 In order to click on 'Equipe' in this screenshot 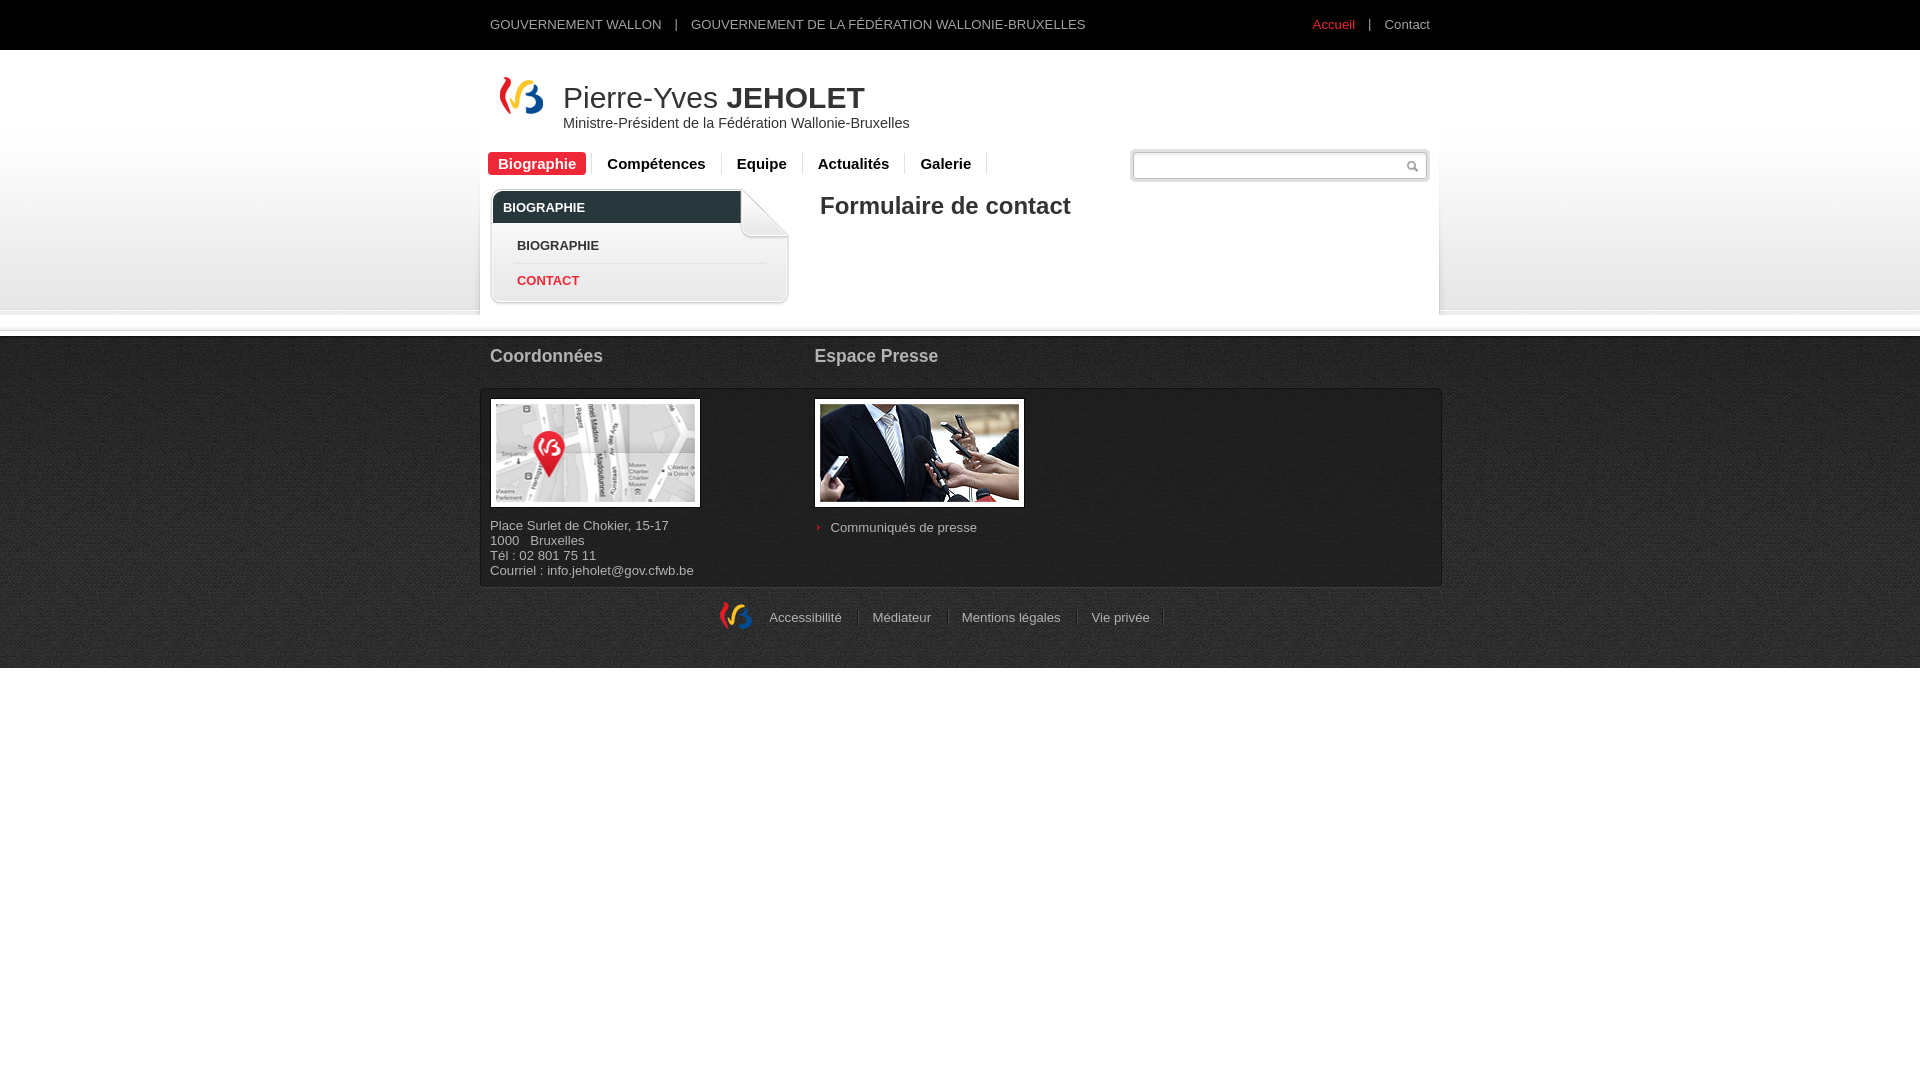, I will do `click(761, 162)`.